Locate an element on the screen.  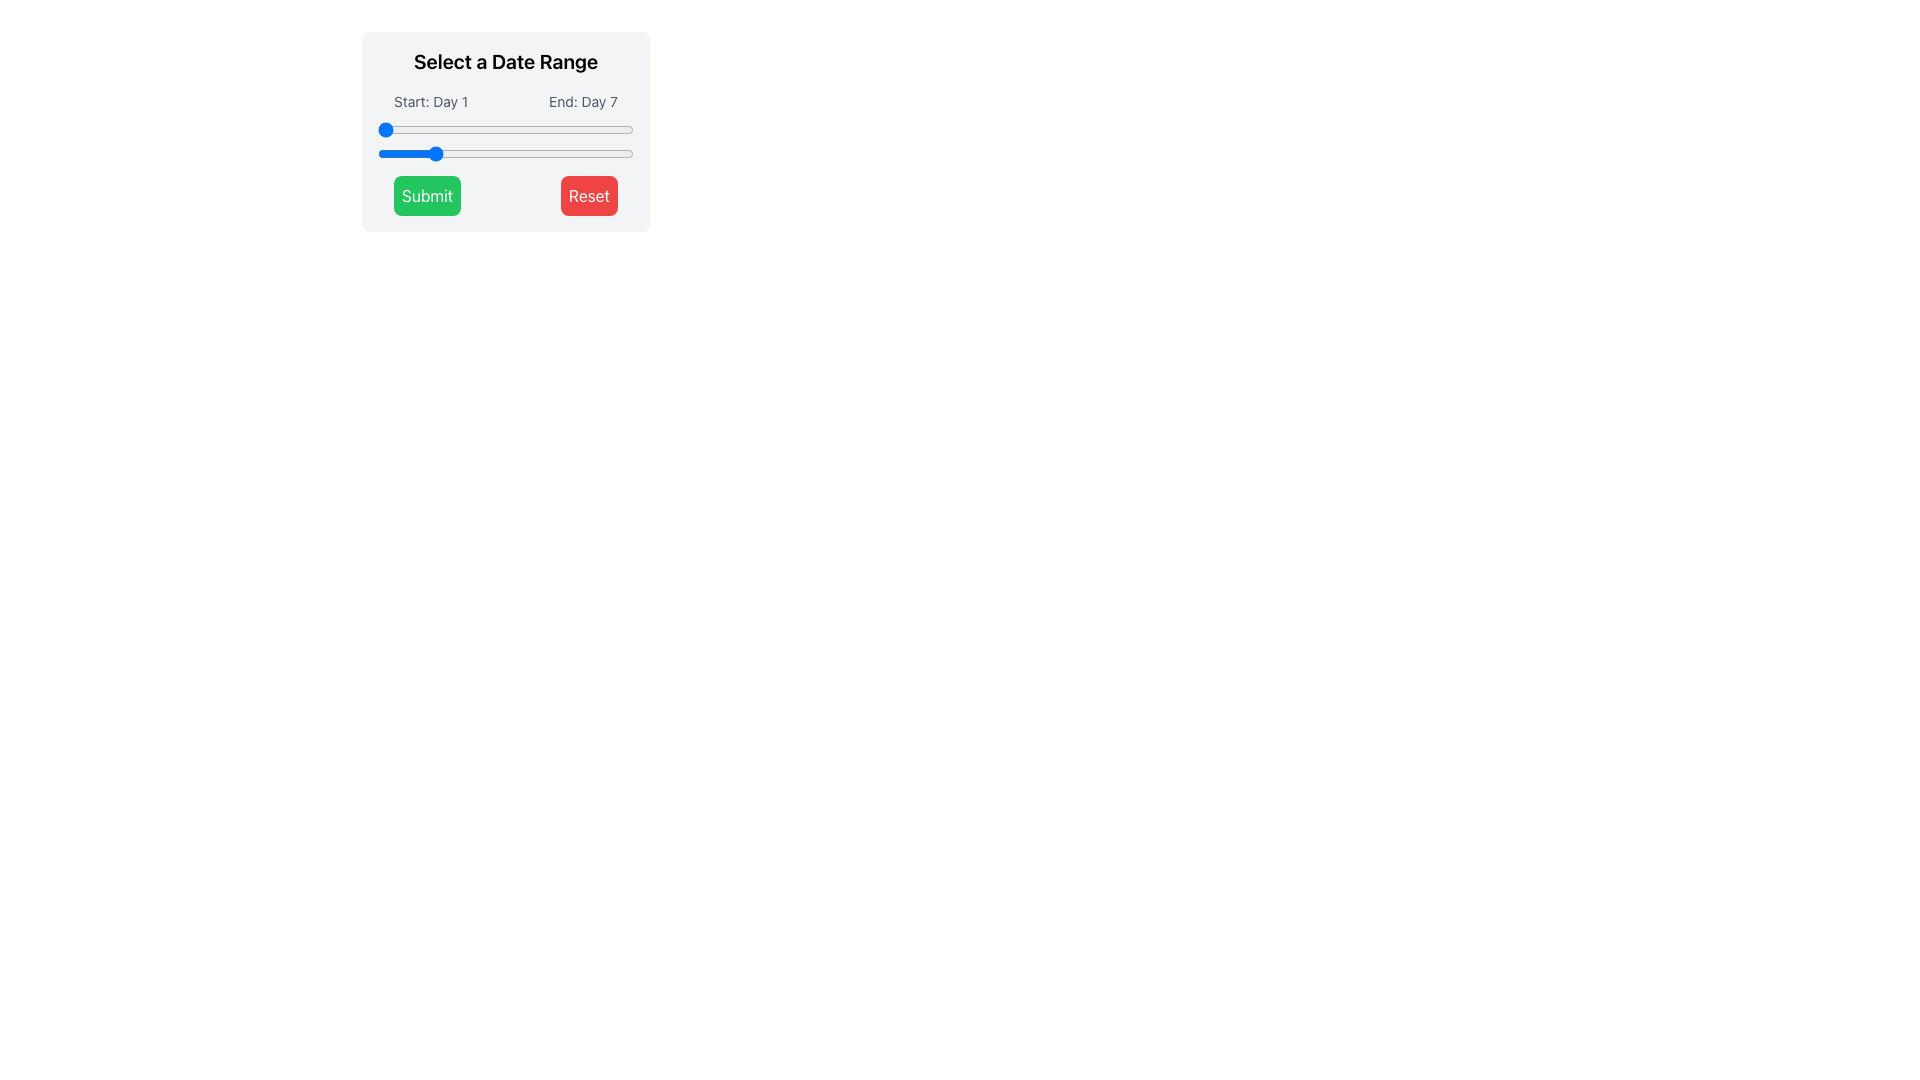
the first submission button located near the bottom of the date range selection interface is located at coordinates (426, 196).